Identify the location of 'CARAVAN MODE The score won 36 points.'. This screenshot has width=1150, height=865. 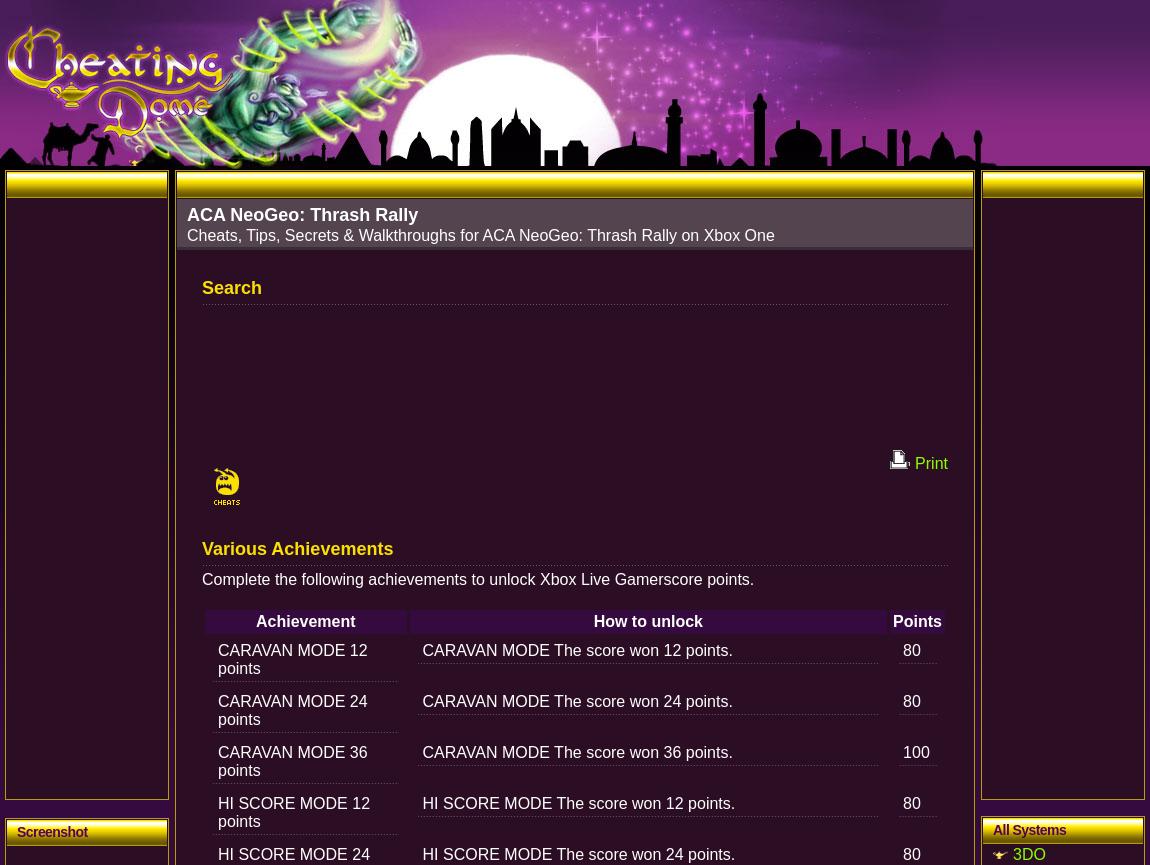
(422, 751).